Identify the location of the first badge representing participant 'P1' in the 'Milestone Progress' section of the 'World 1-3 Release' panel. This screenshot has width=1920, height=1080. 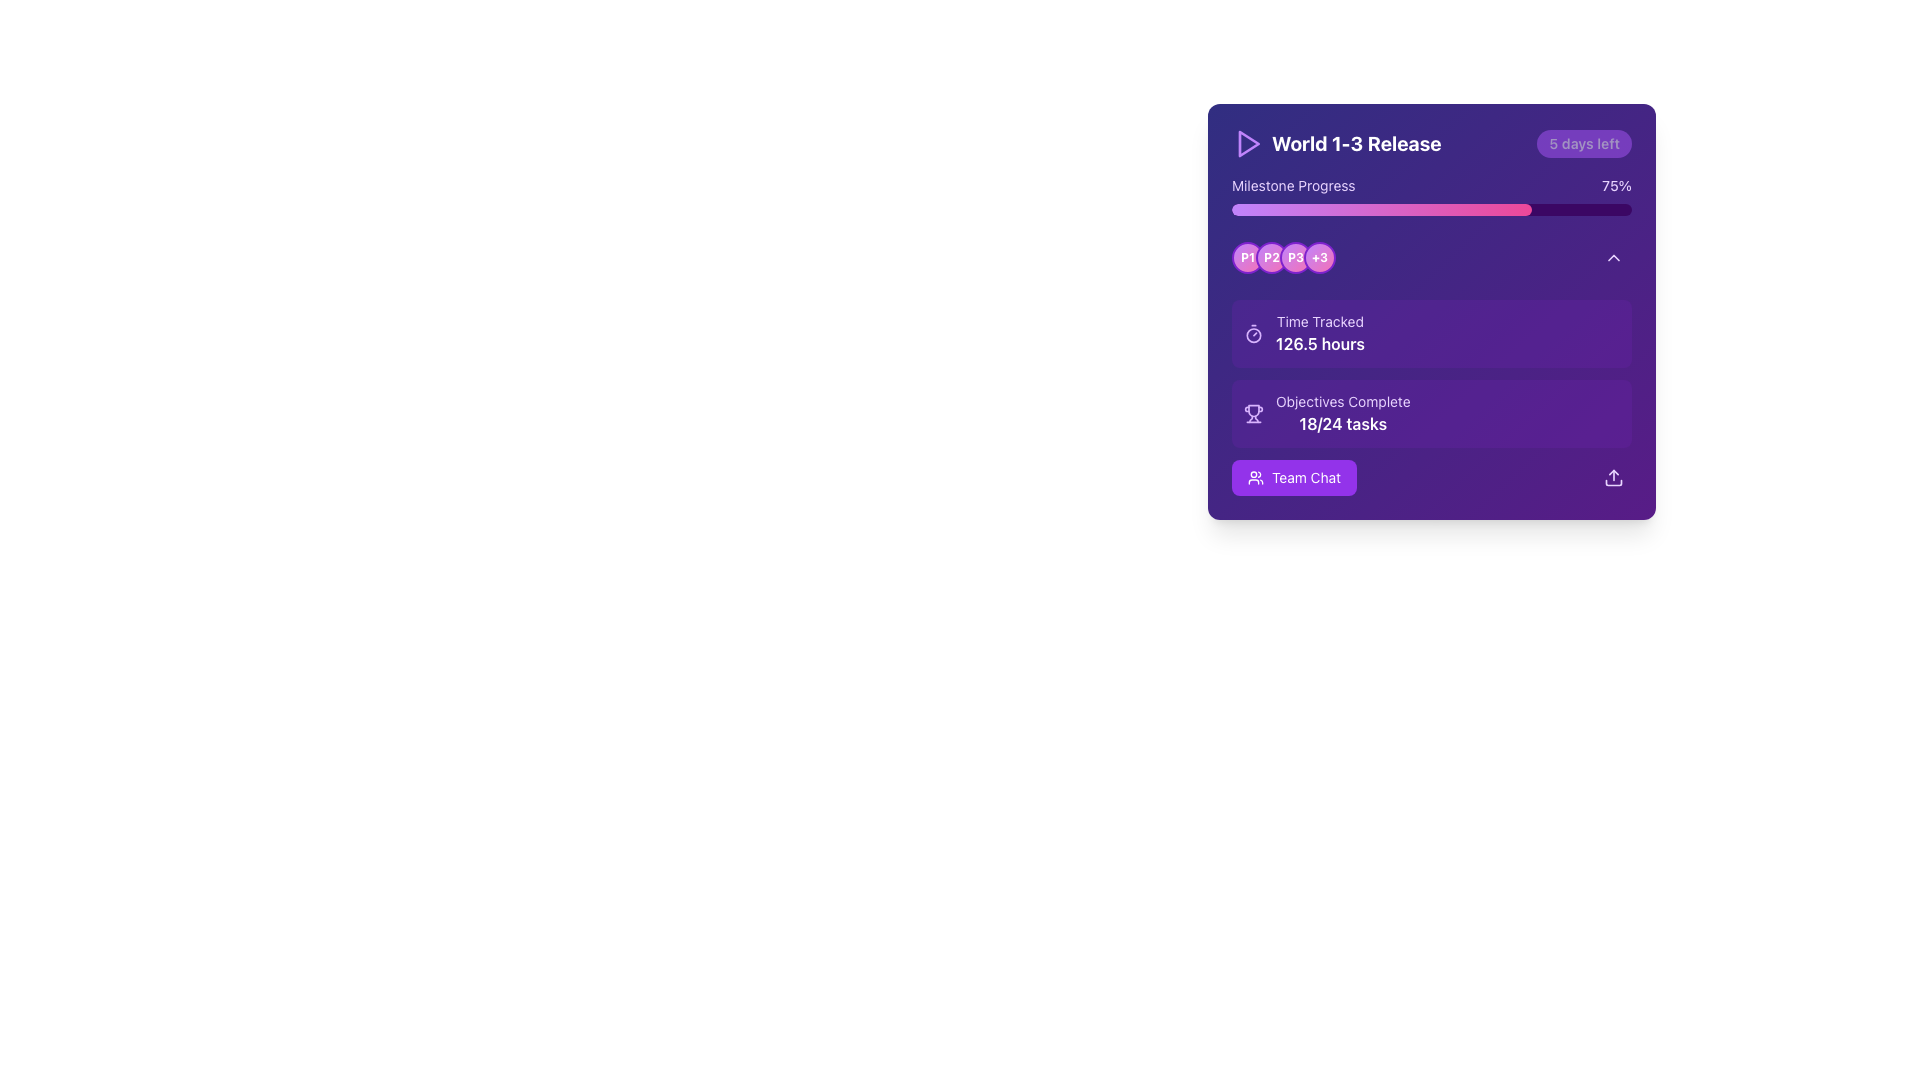
(1247, 257).